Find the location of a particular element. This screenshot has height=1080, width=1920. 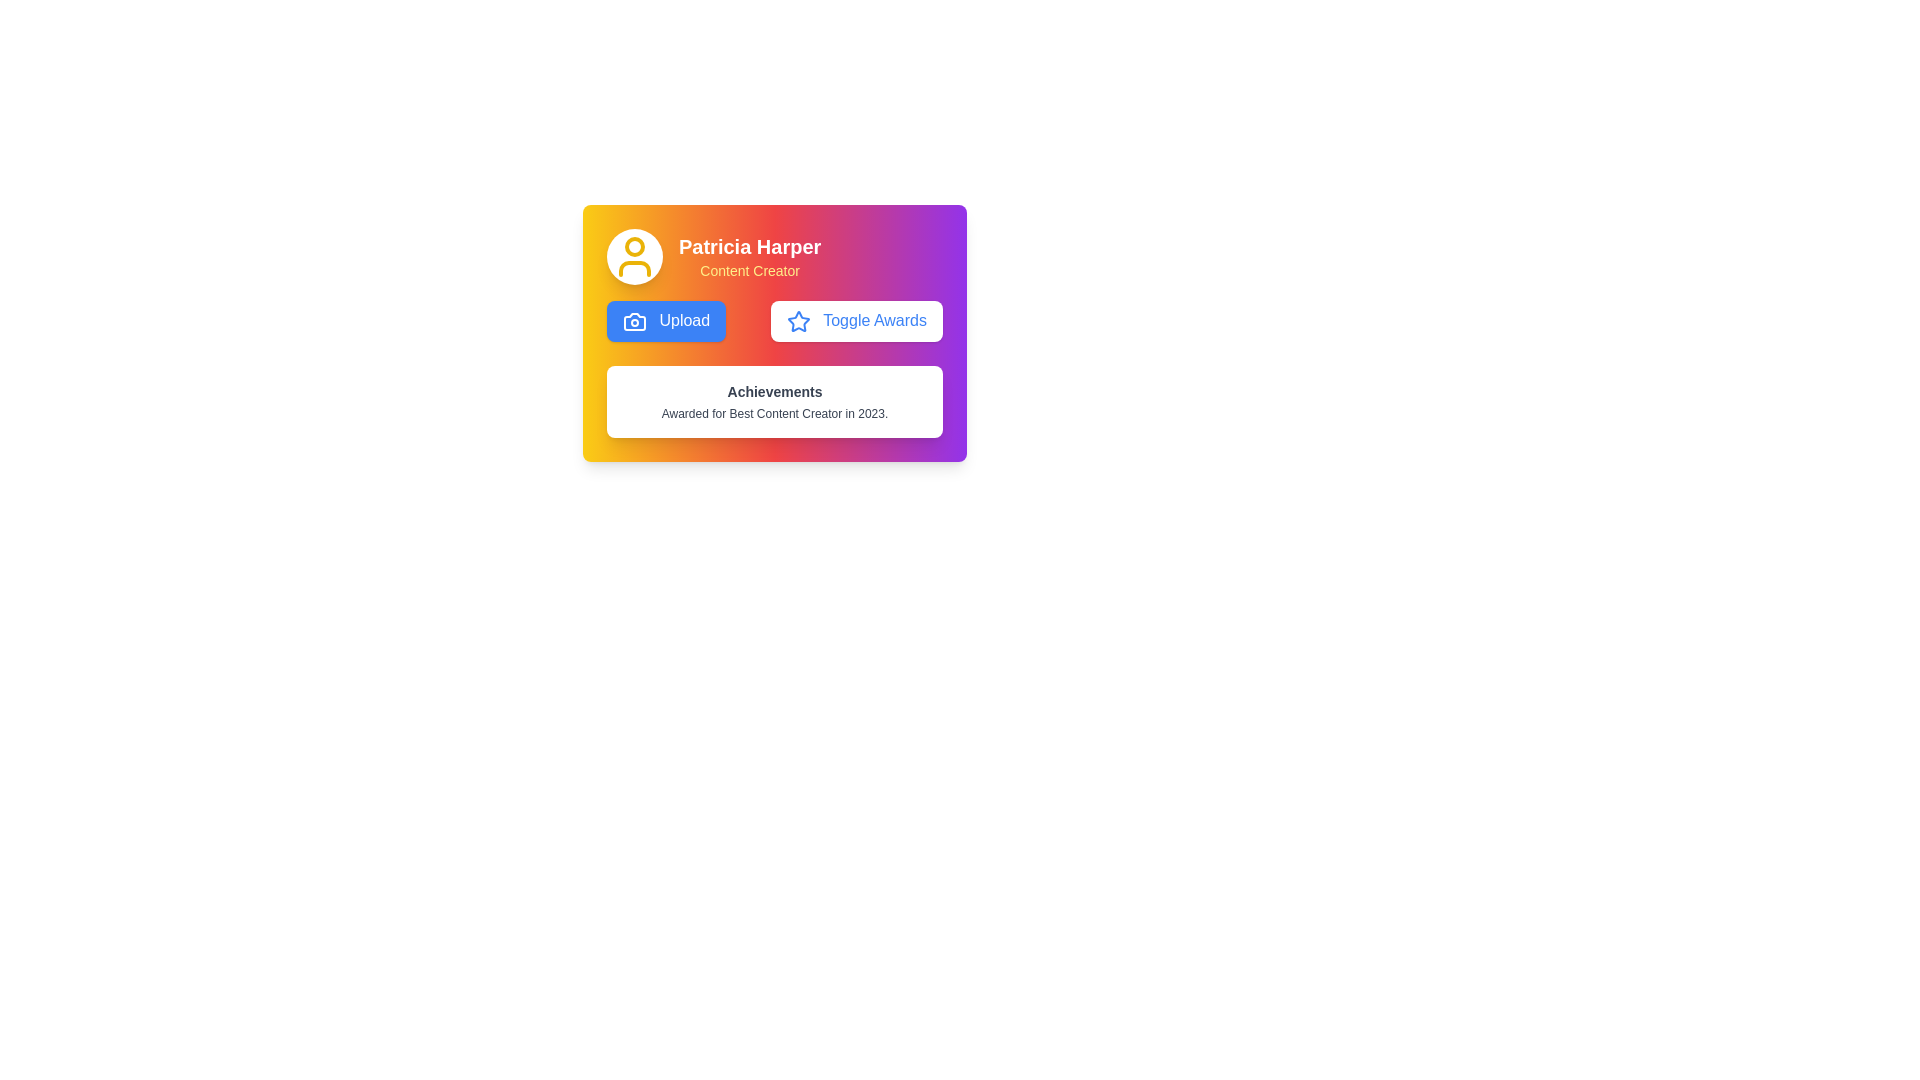

the star SVG icon is located at coordinates (798, 320).